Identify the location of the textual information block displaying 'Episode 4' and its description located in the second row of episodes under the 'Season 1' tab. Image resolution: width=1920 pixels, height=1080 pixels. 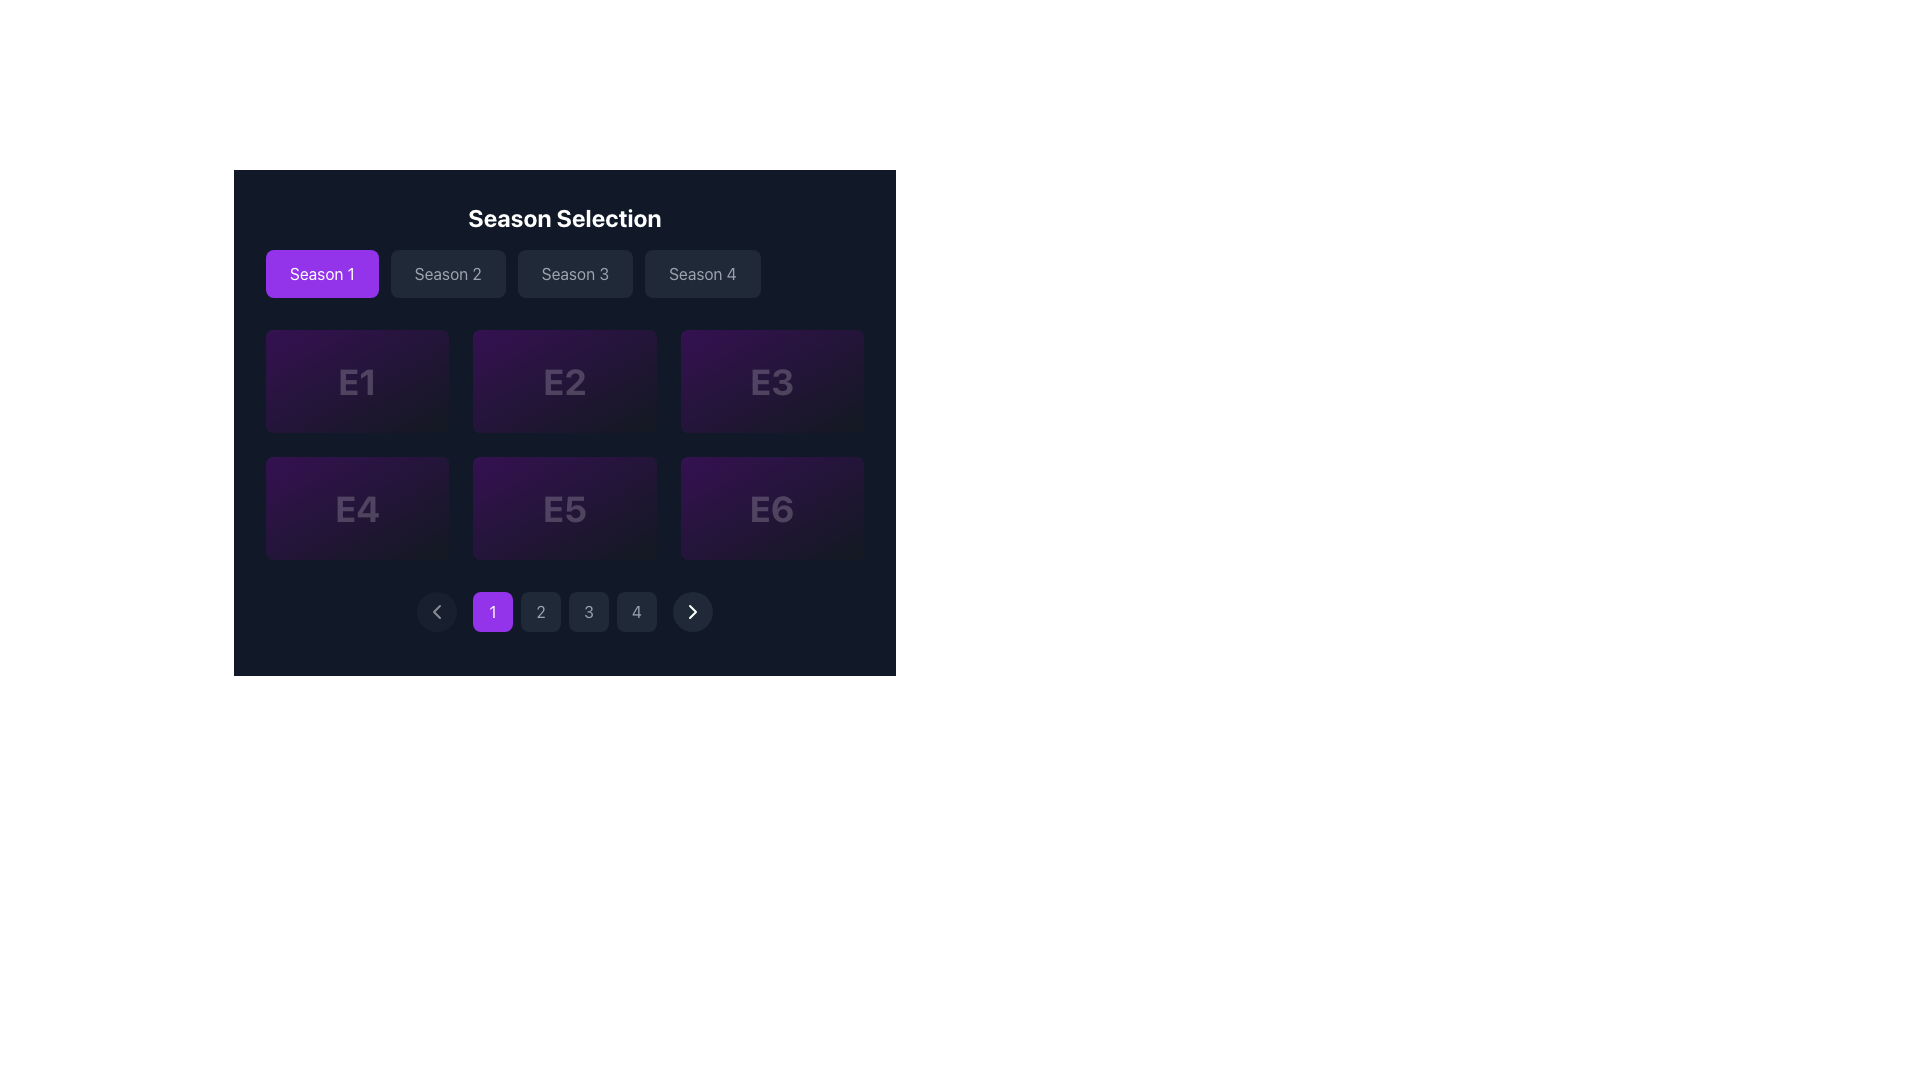
(357, 518).